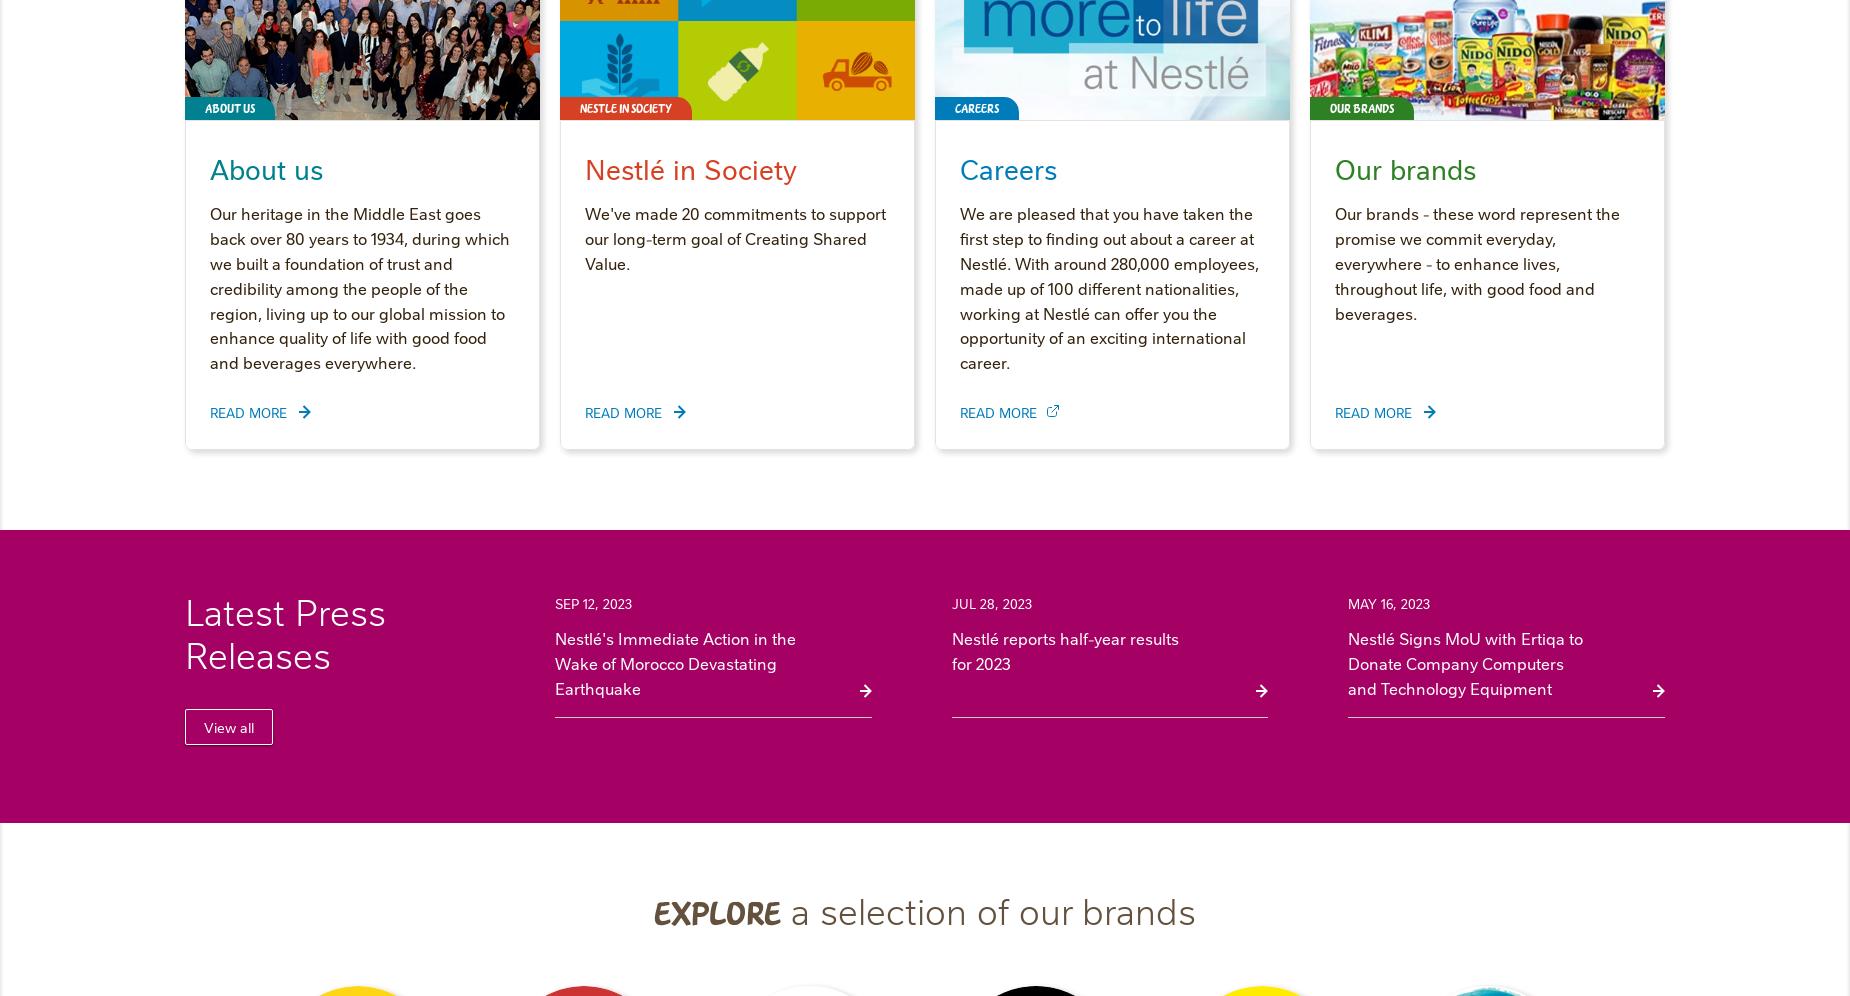 The image size is (1850, 996). Describe the element at coordinates (284, 631) in the screenshot. I see `'Latest Press Releases'` at that location.